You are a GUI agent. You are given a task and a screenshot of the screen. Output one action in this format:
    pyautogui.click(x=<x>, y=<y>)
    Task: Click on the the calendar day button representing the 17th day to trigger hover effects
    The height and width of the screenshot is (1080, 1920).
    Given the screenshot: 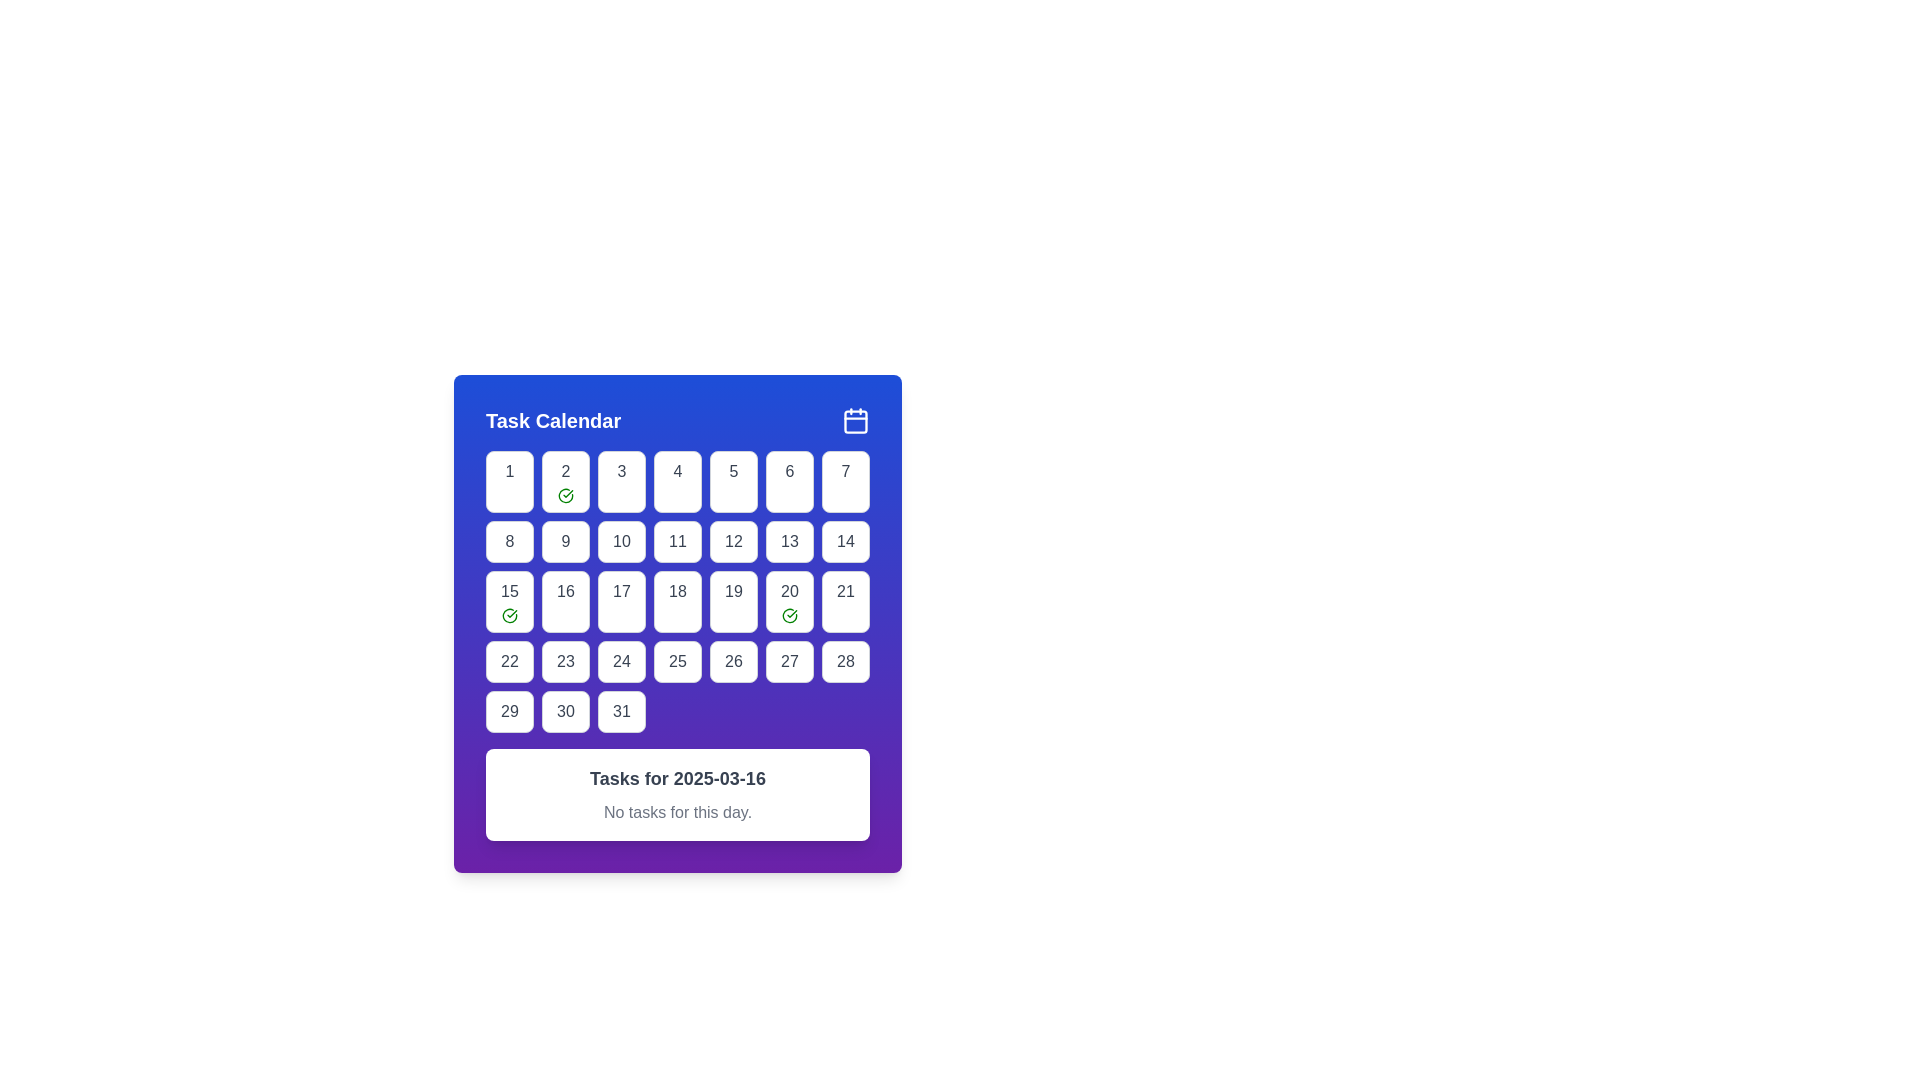 What is the action you would take?
    pyautogui.click(x=621, y=600)
    